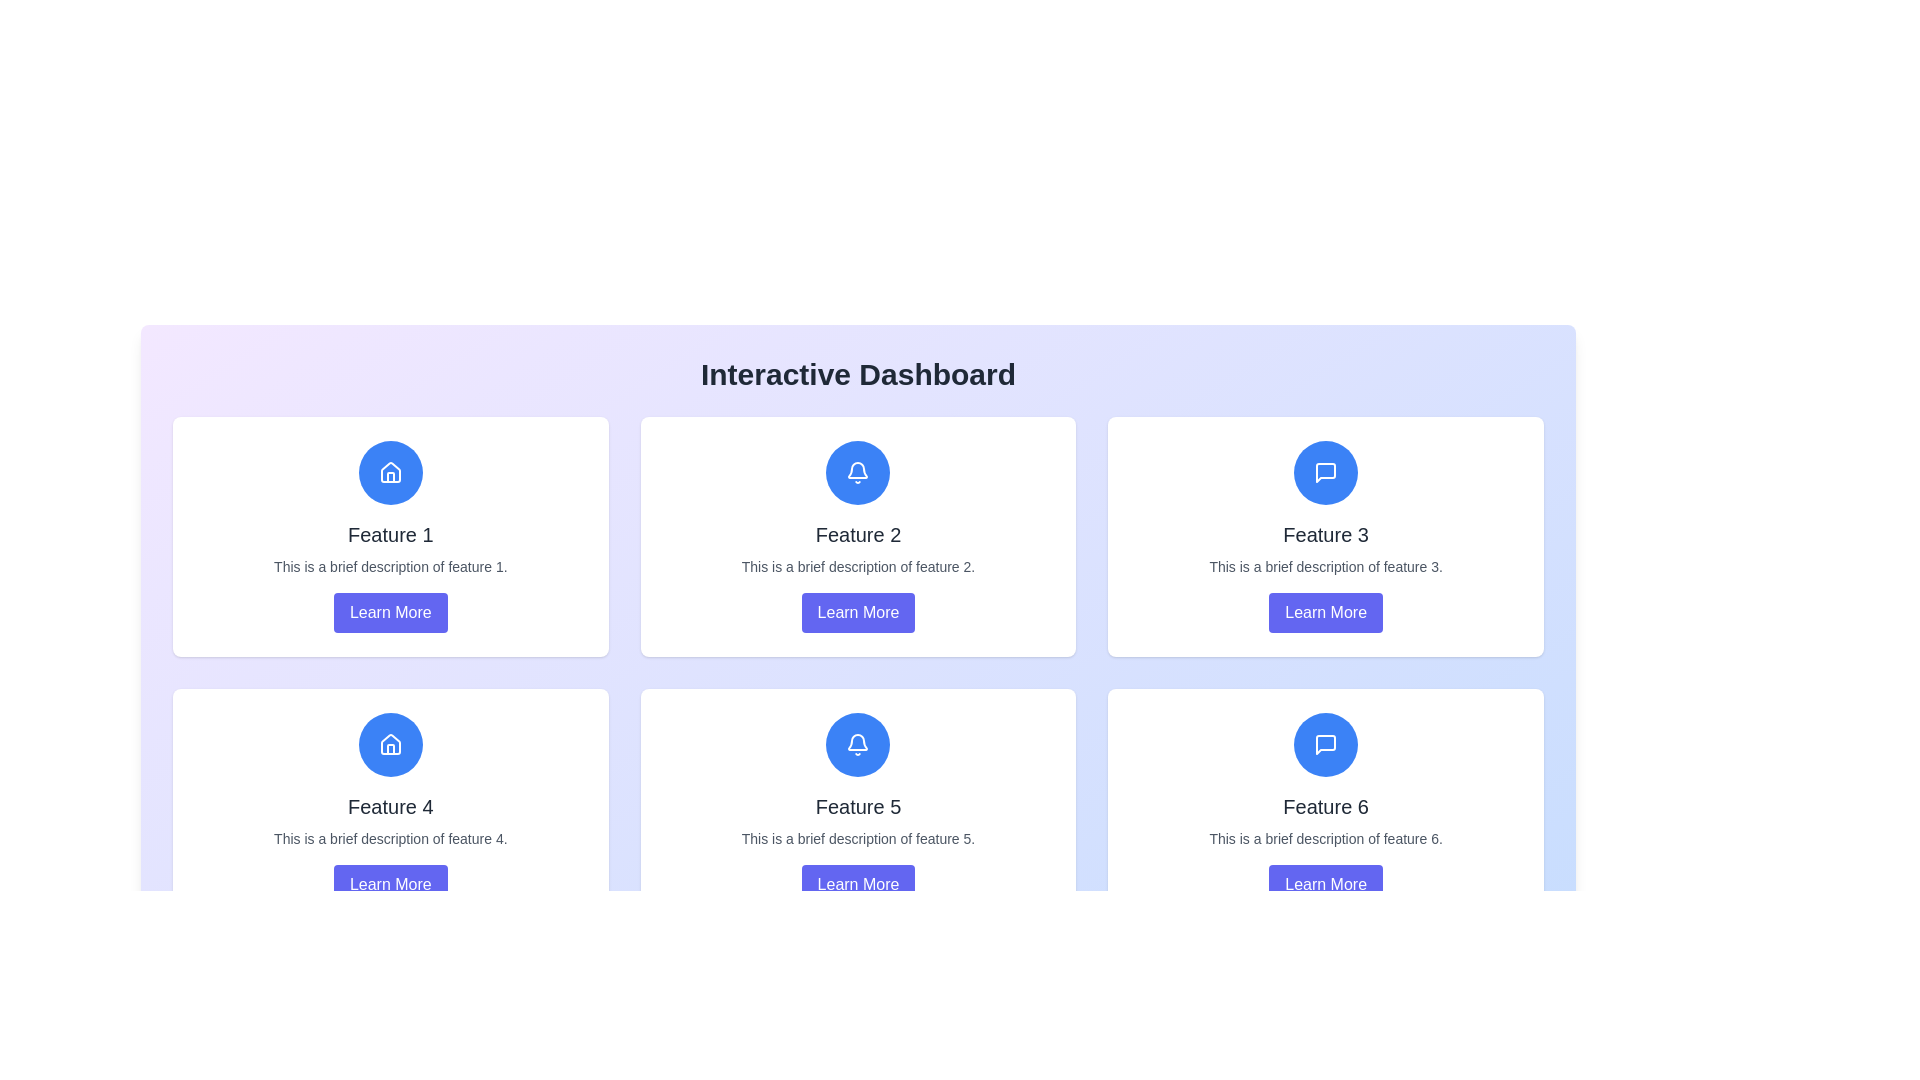 The image size is (1920, 1080). Describe the element at coordinates (1326, 612) in the screenshot. I see `the 'Learn More' button, which is a rectangular button with a light indigo background and white text, located in the 'Feature 3' card in the third column of the top row of a grid layout` at that location.